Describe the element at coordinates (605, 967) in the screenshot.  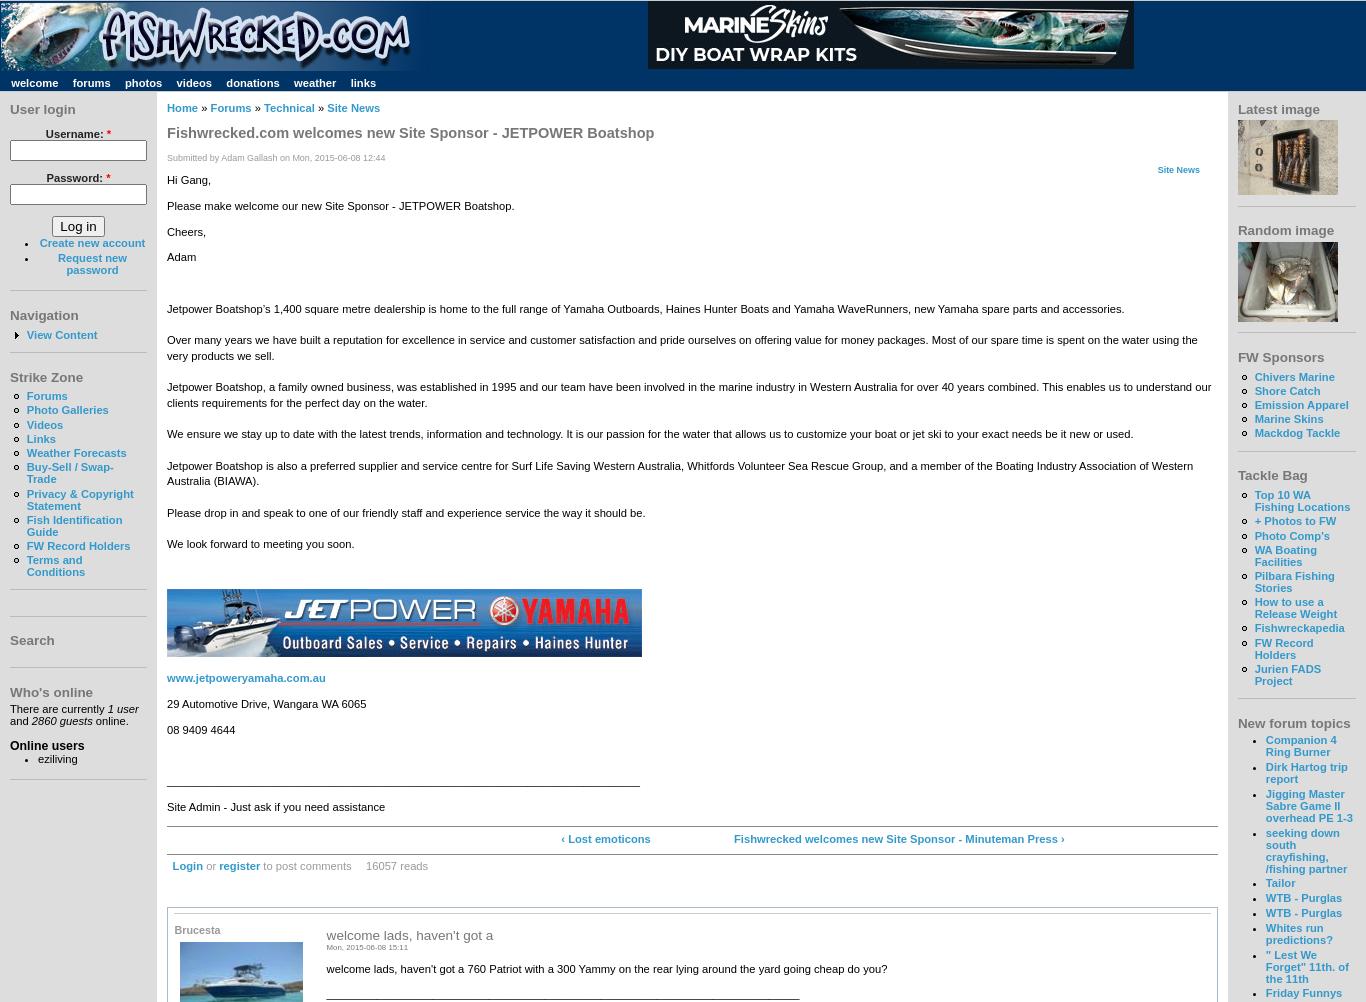
I see `'welcome lads, haven't got a 760 Patriot with a 300 Yammy on the rear lying around the yard going cheap do you?'` at that location.